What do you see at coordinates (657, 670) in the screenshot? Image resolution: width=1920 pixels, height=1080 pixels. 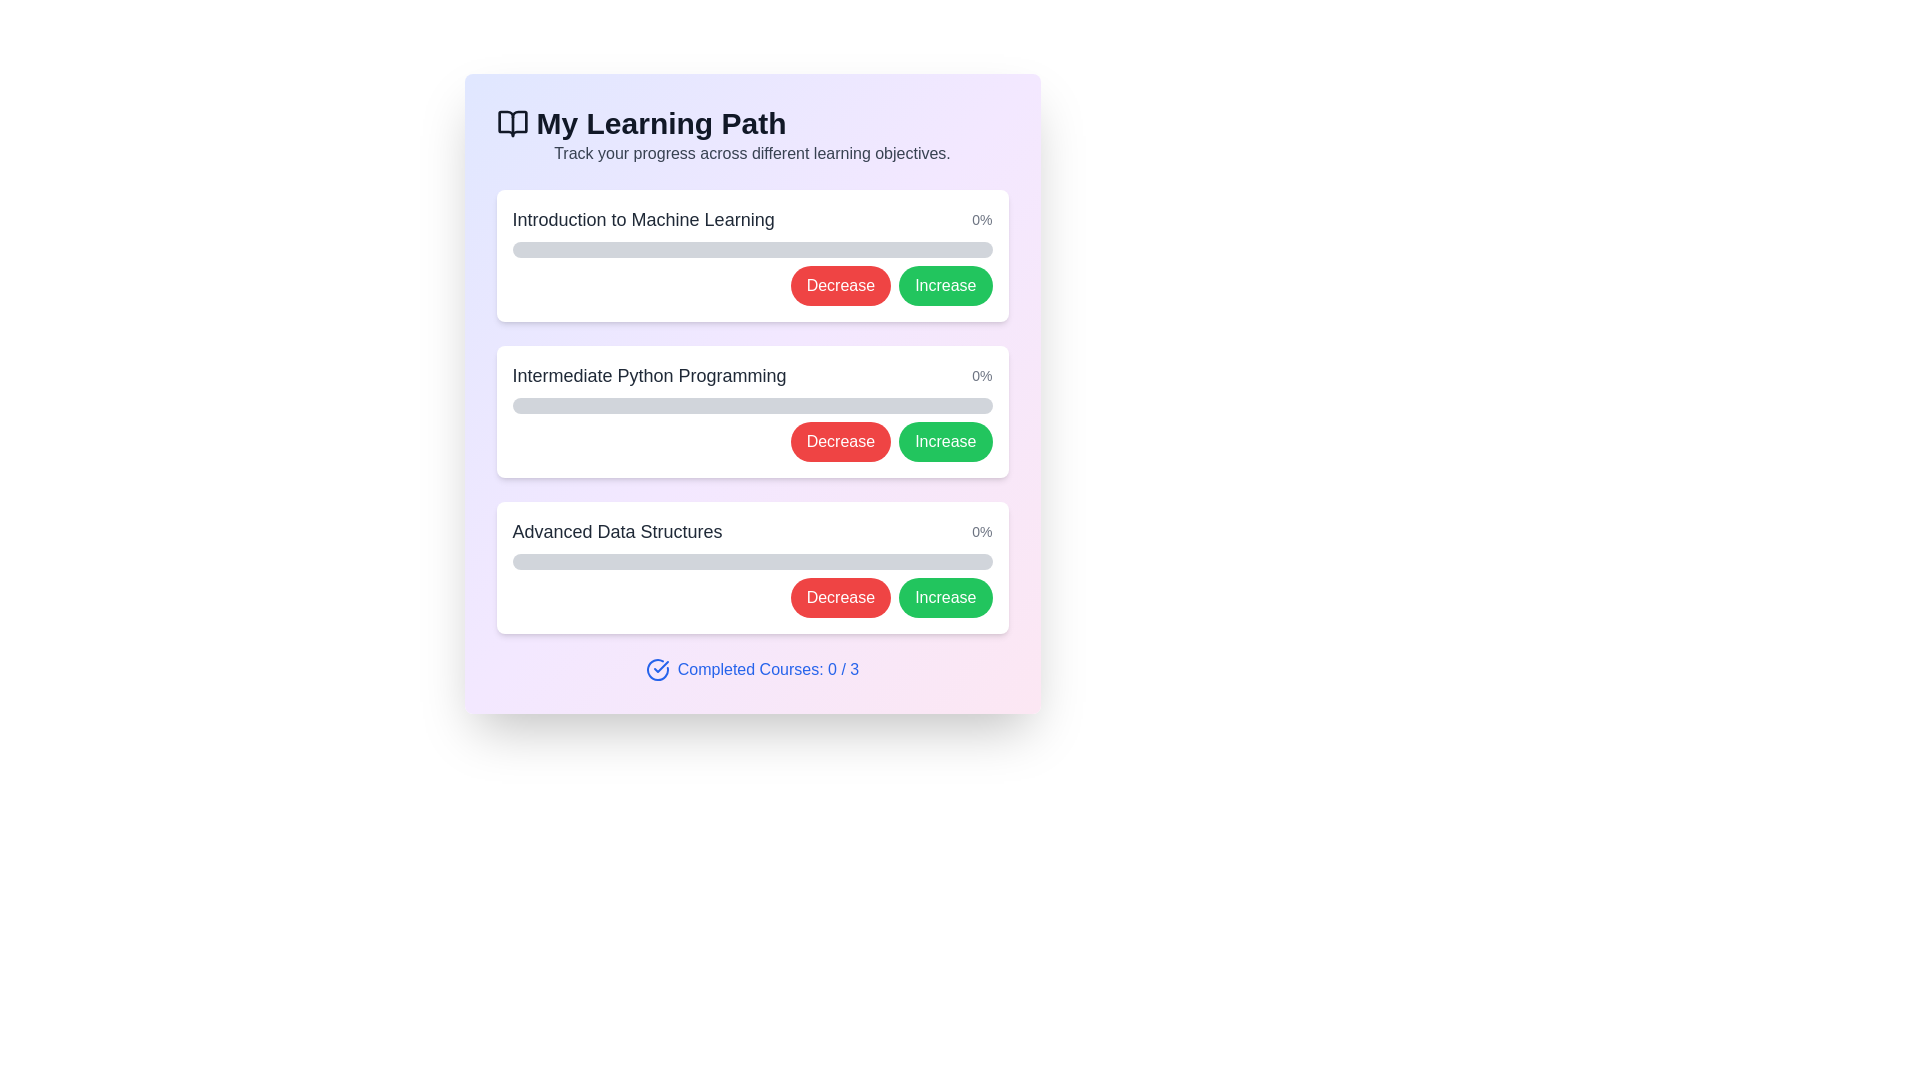 I see `the decorative graphical icon component representing the completed courses progress indicator, located at the bottom center of the learning interface` at bounding box center [657, 670].